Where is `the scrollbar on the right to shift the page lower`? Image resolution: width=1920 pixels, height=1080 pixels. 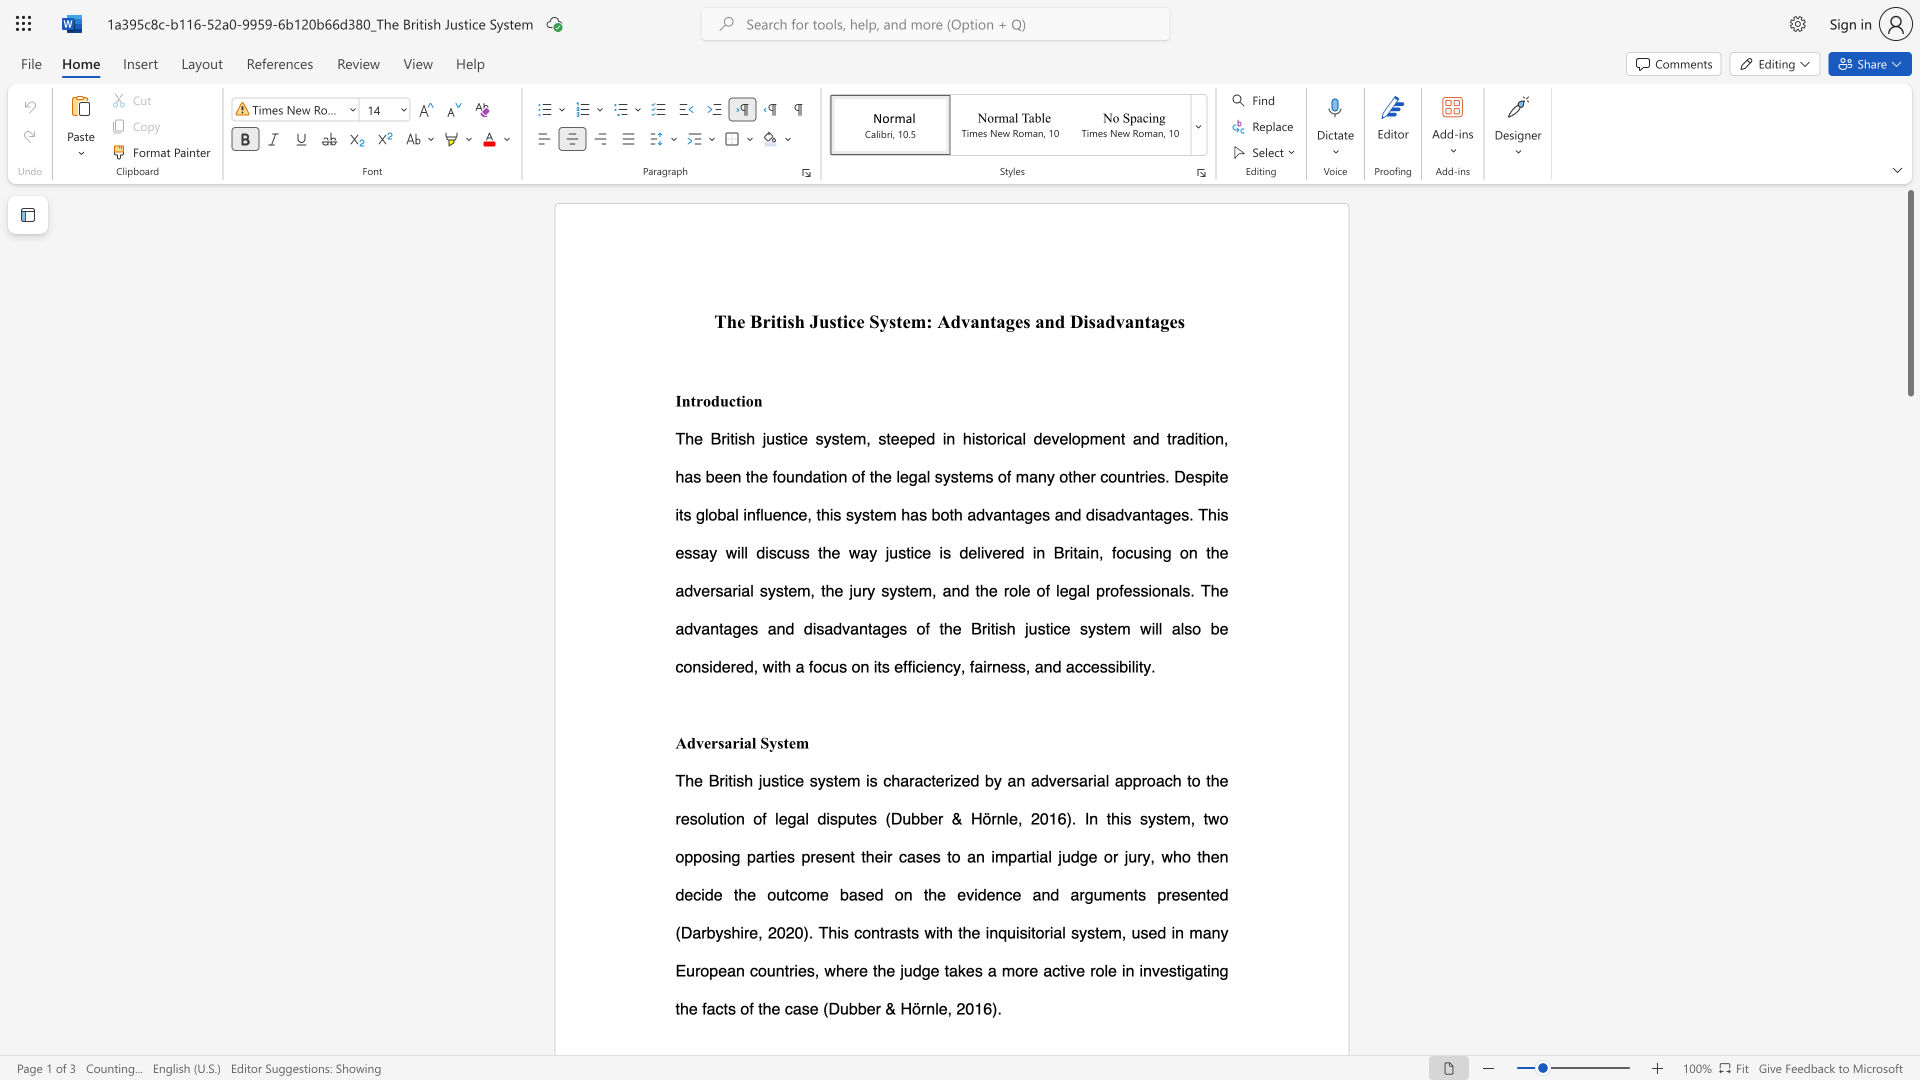 the scrollbar on the right to shift the page lower is located at coordinates (1909, 1039).